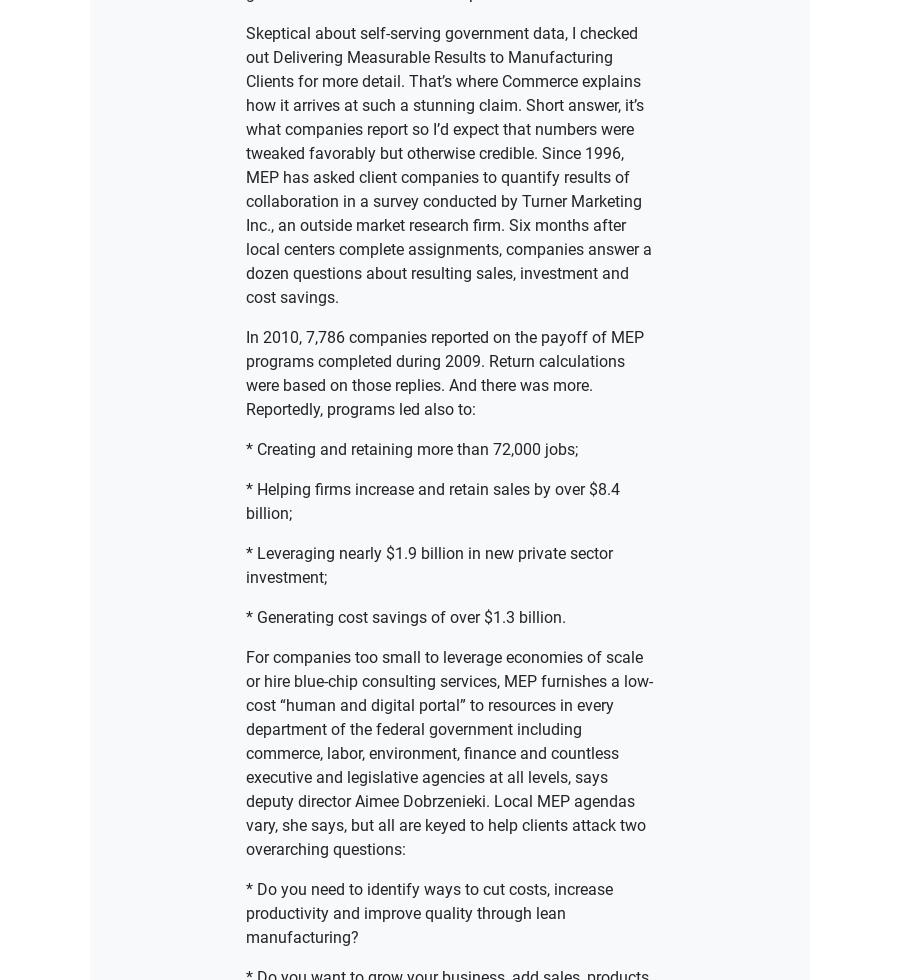  What do you see at coordinates (320, 483) in the screenshot?
I see `'About Us'` at bounding box center [320, 483].